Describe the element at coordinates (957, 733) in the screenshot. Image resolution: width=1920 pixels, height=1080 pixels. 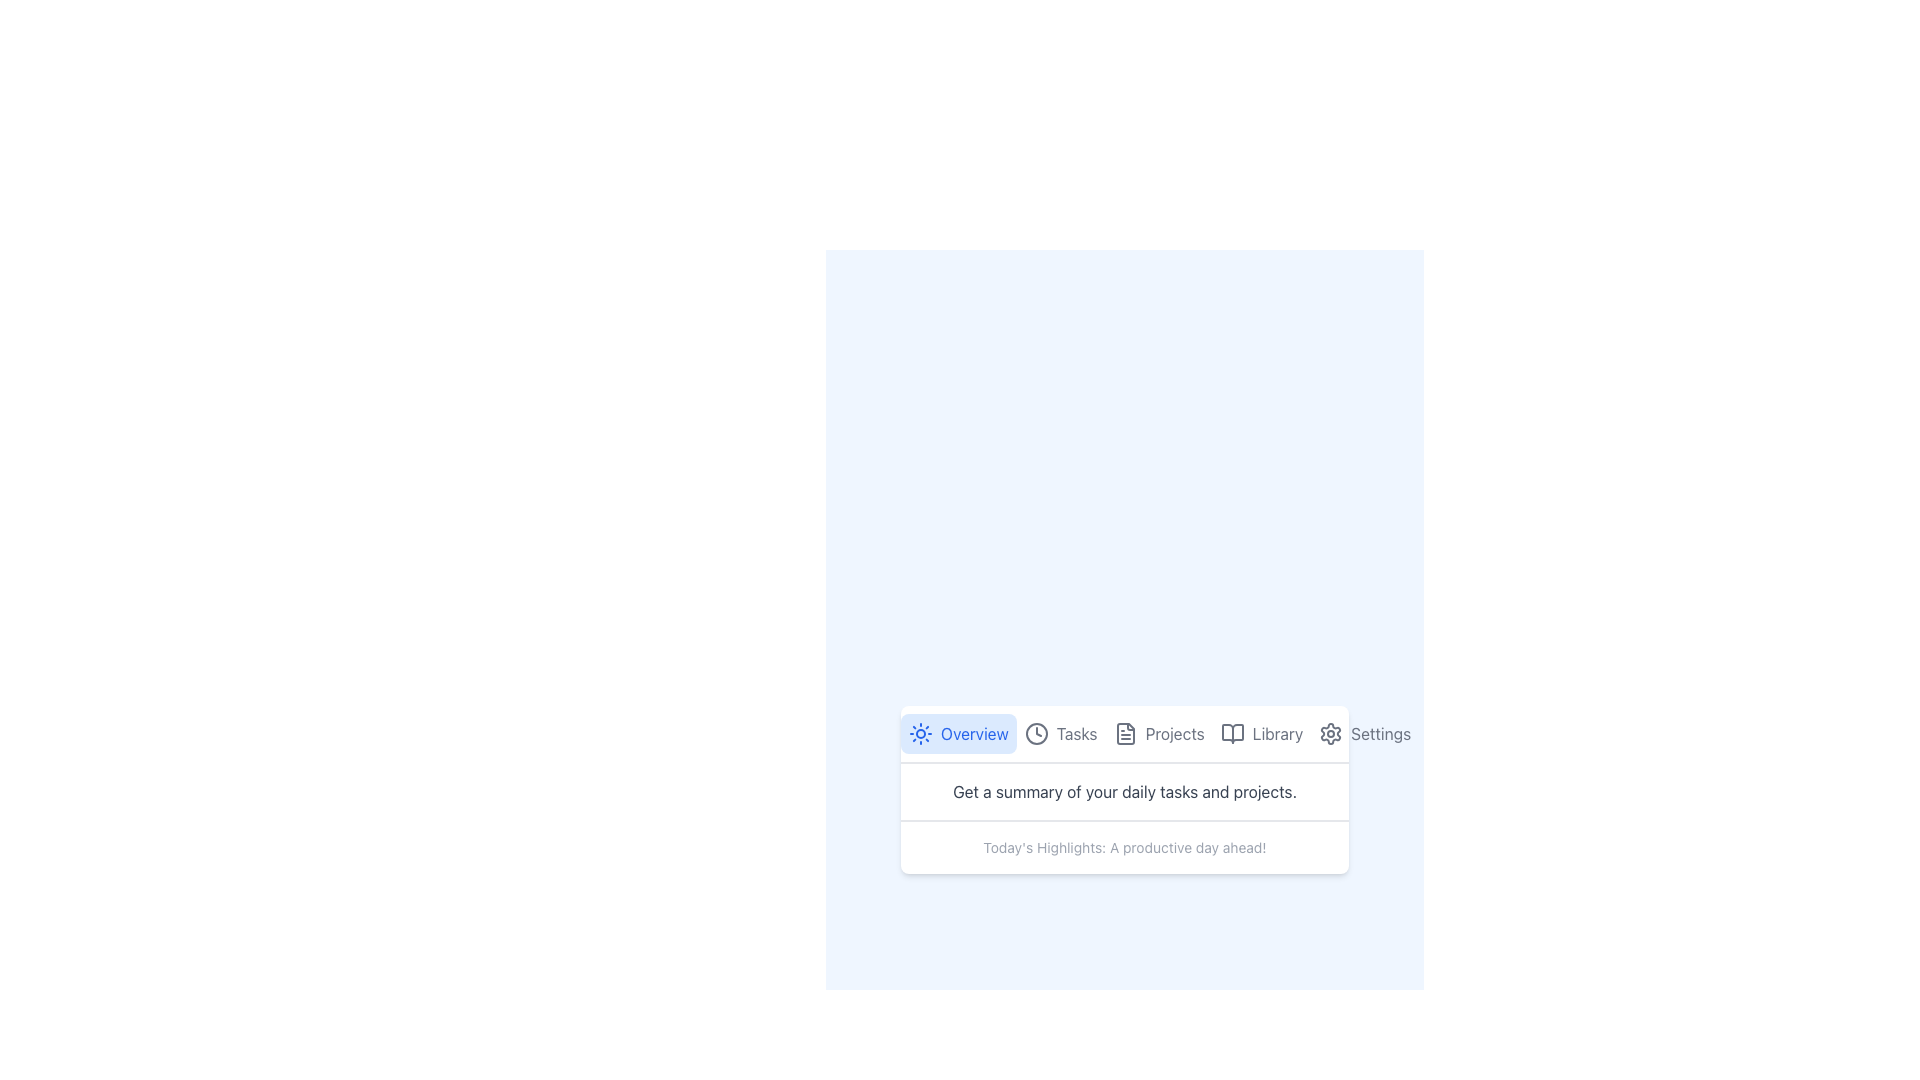
I see `the 'Overview' button, which is a light blue button with blue text and a sun icon, located on the far-left of a horizontal row of buttons` at that location.